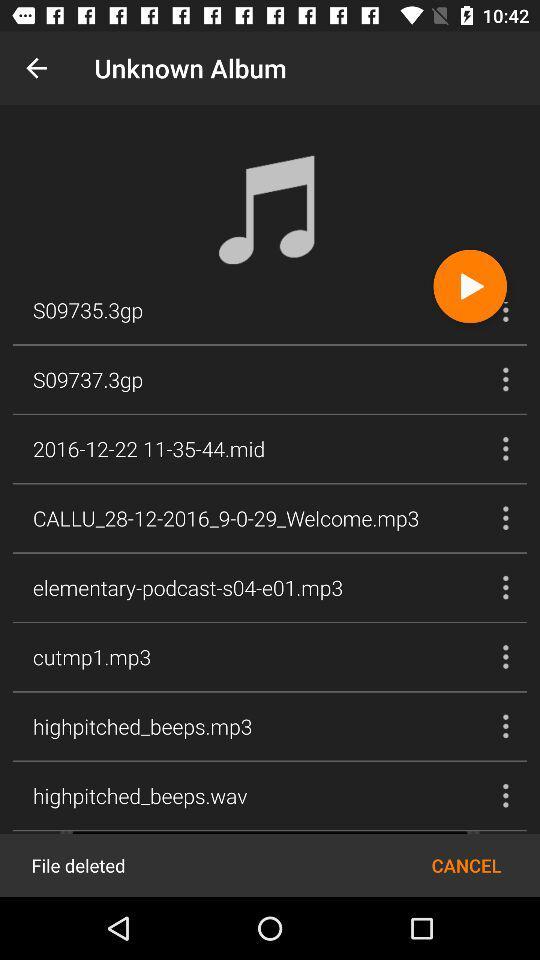 The height and width of the screenshot is (960, 540). What do you see at coordinates (225, 517) in the screenshot?
I see `callu_28 12 2016_9` at bounding box center [225, 517].